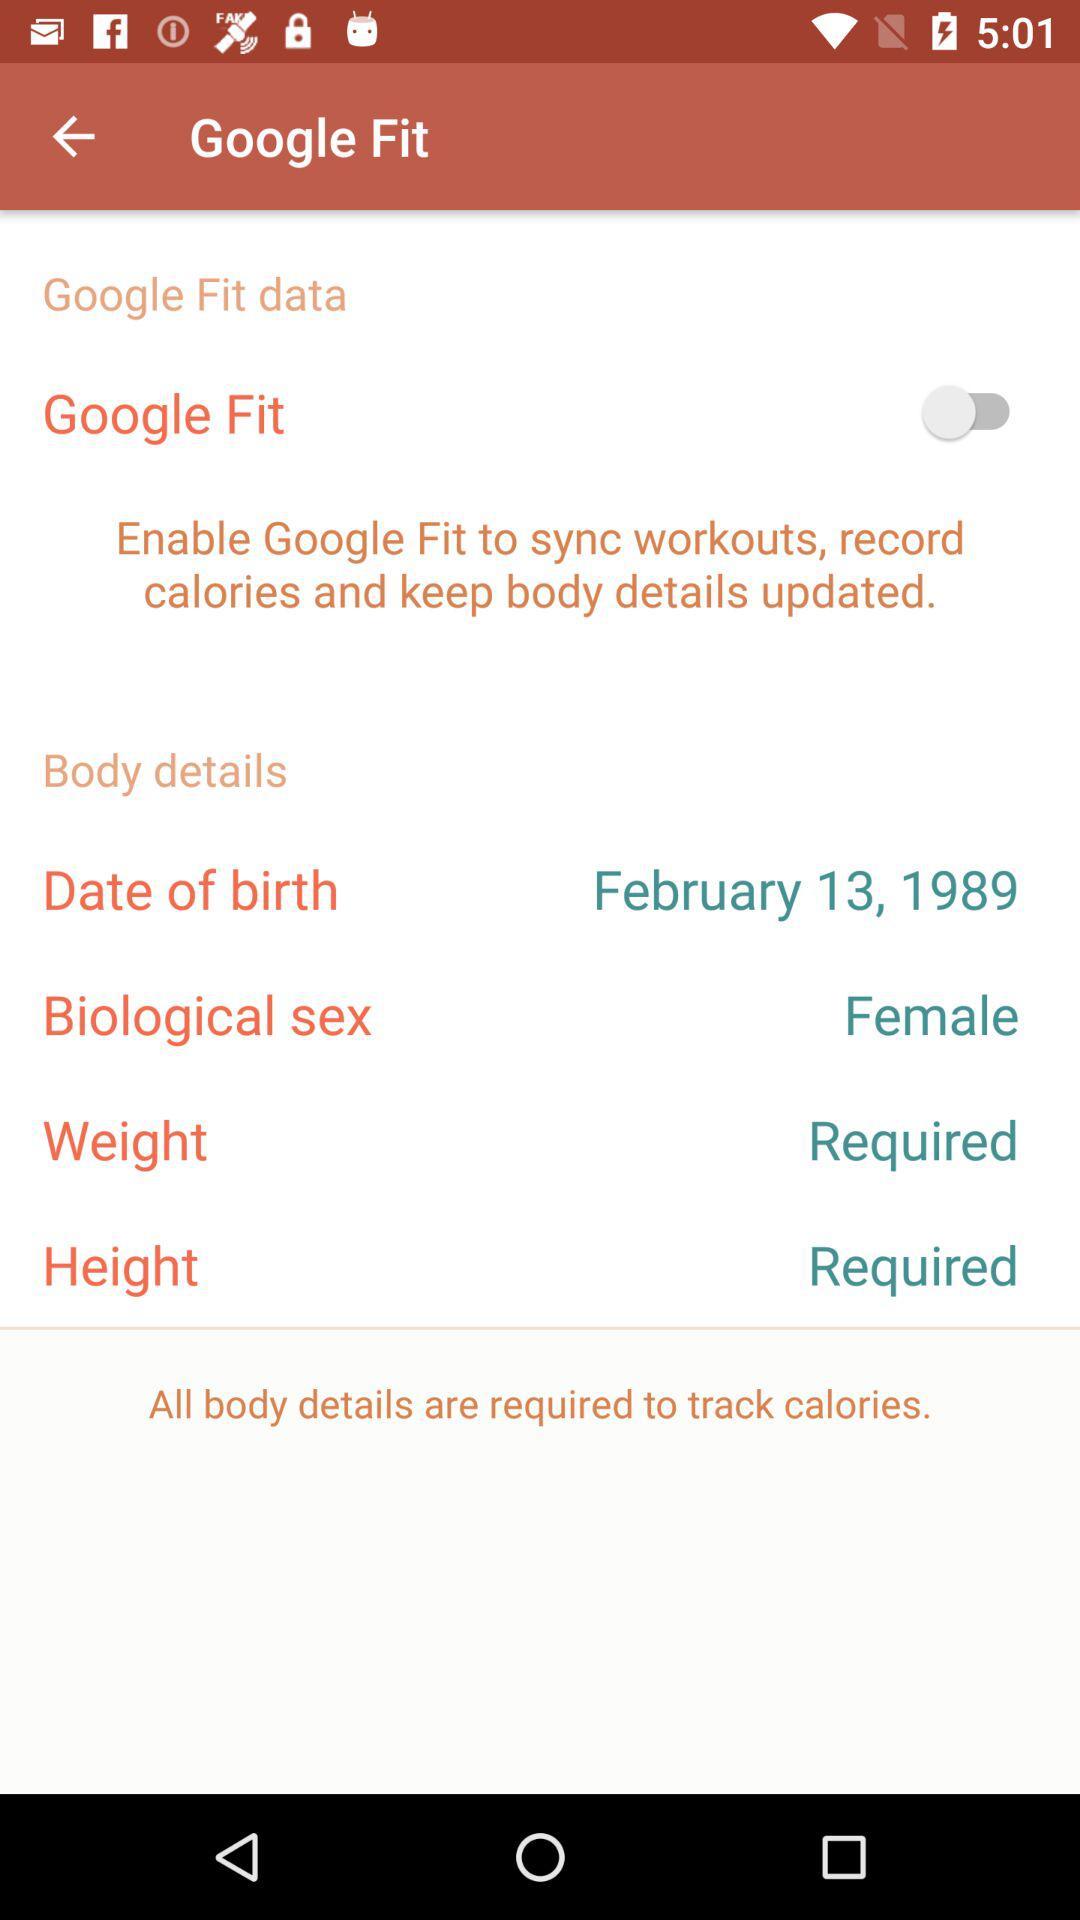  Describe the element at coordinates (72, 135) in the screenshot. I see `icon above google fit data item` at that location.